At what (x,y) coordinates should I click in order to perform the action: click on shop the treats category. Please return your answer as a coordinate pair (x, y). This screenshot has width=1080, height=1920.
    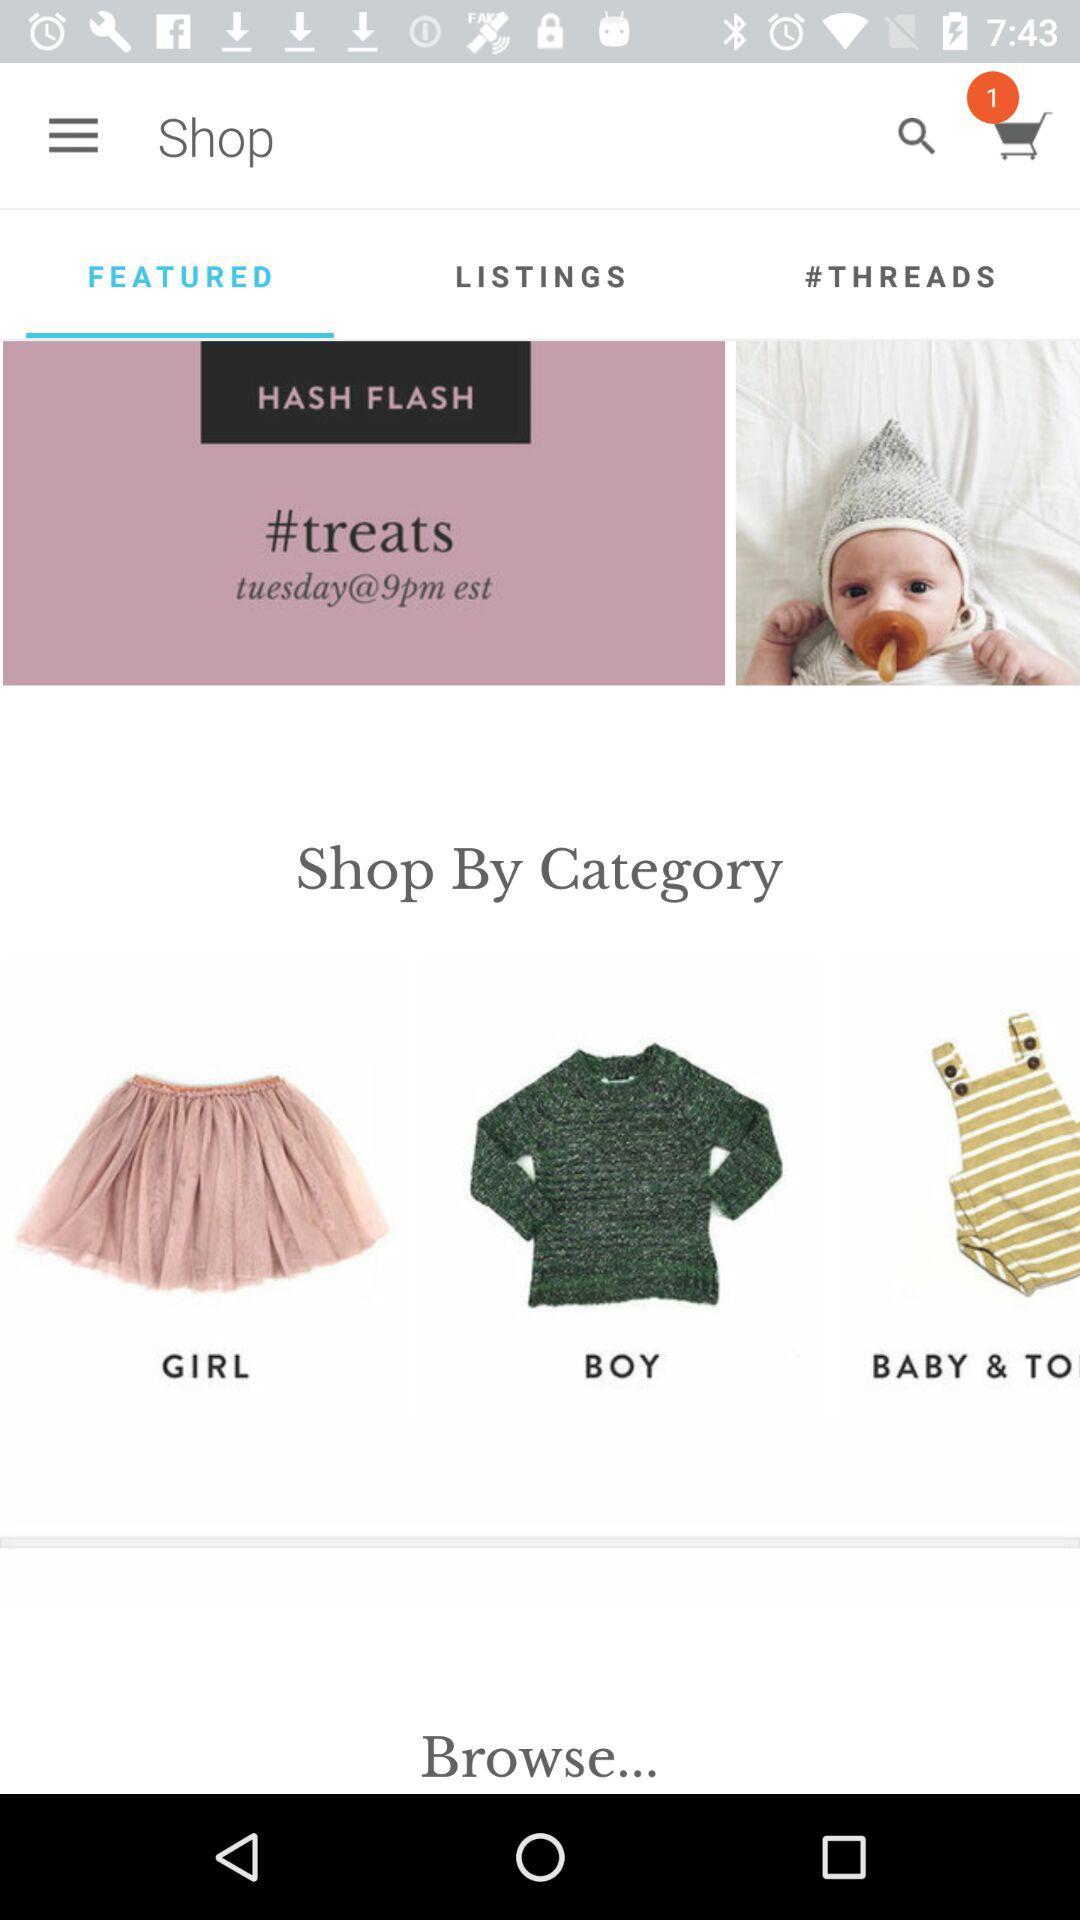
    Looking at the image, I should click on (364, 513).